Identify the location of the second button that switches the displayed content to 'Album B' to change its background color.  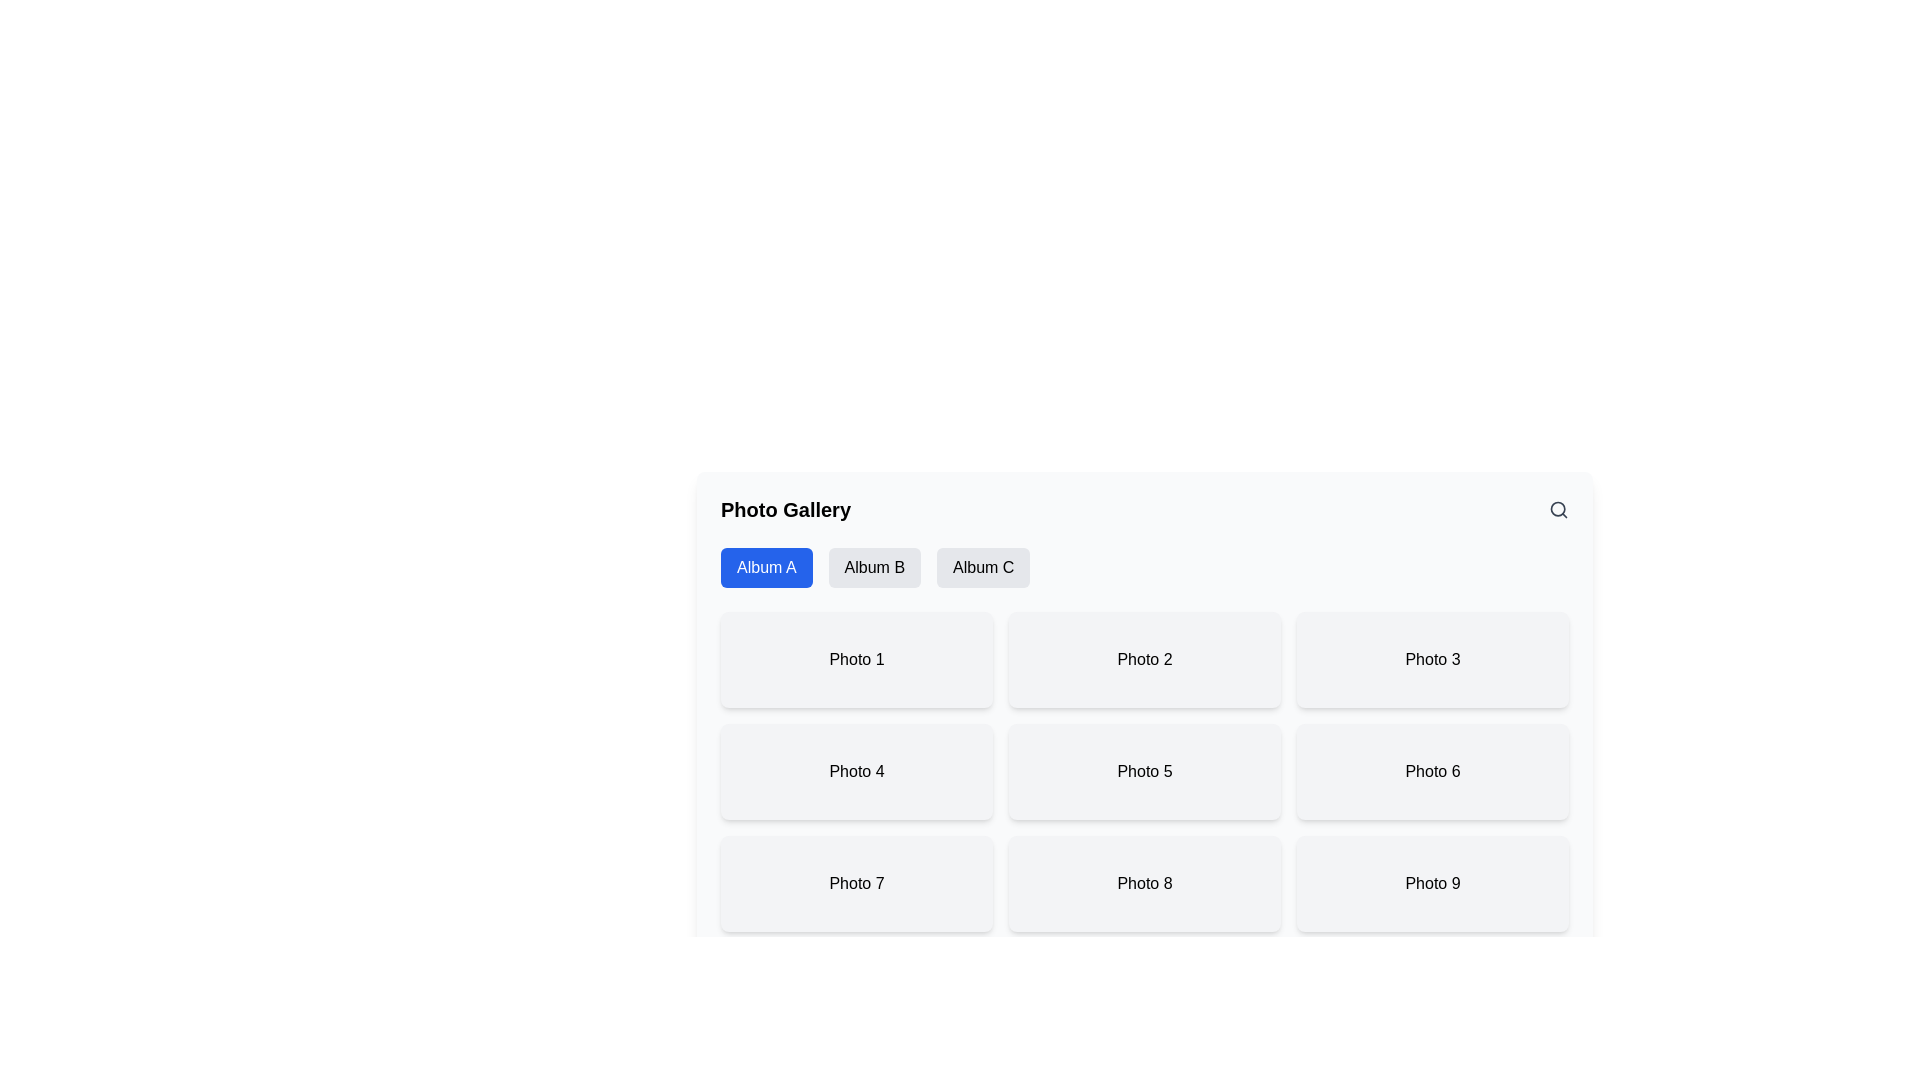
(874, 567).